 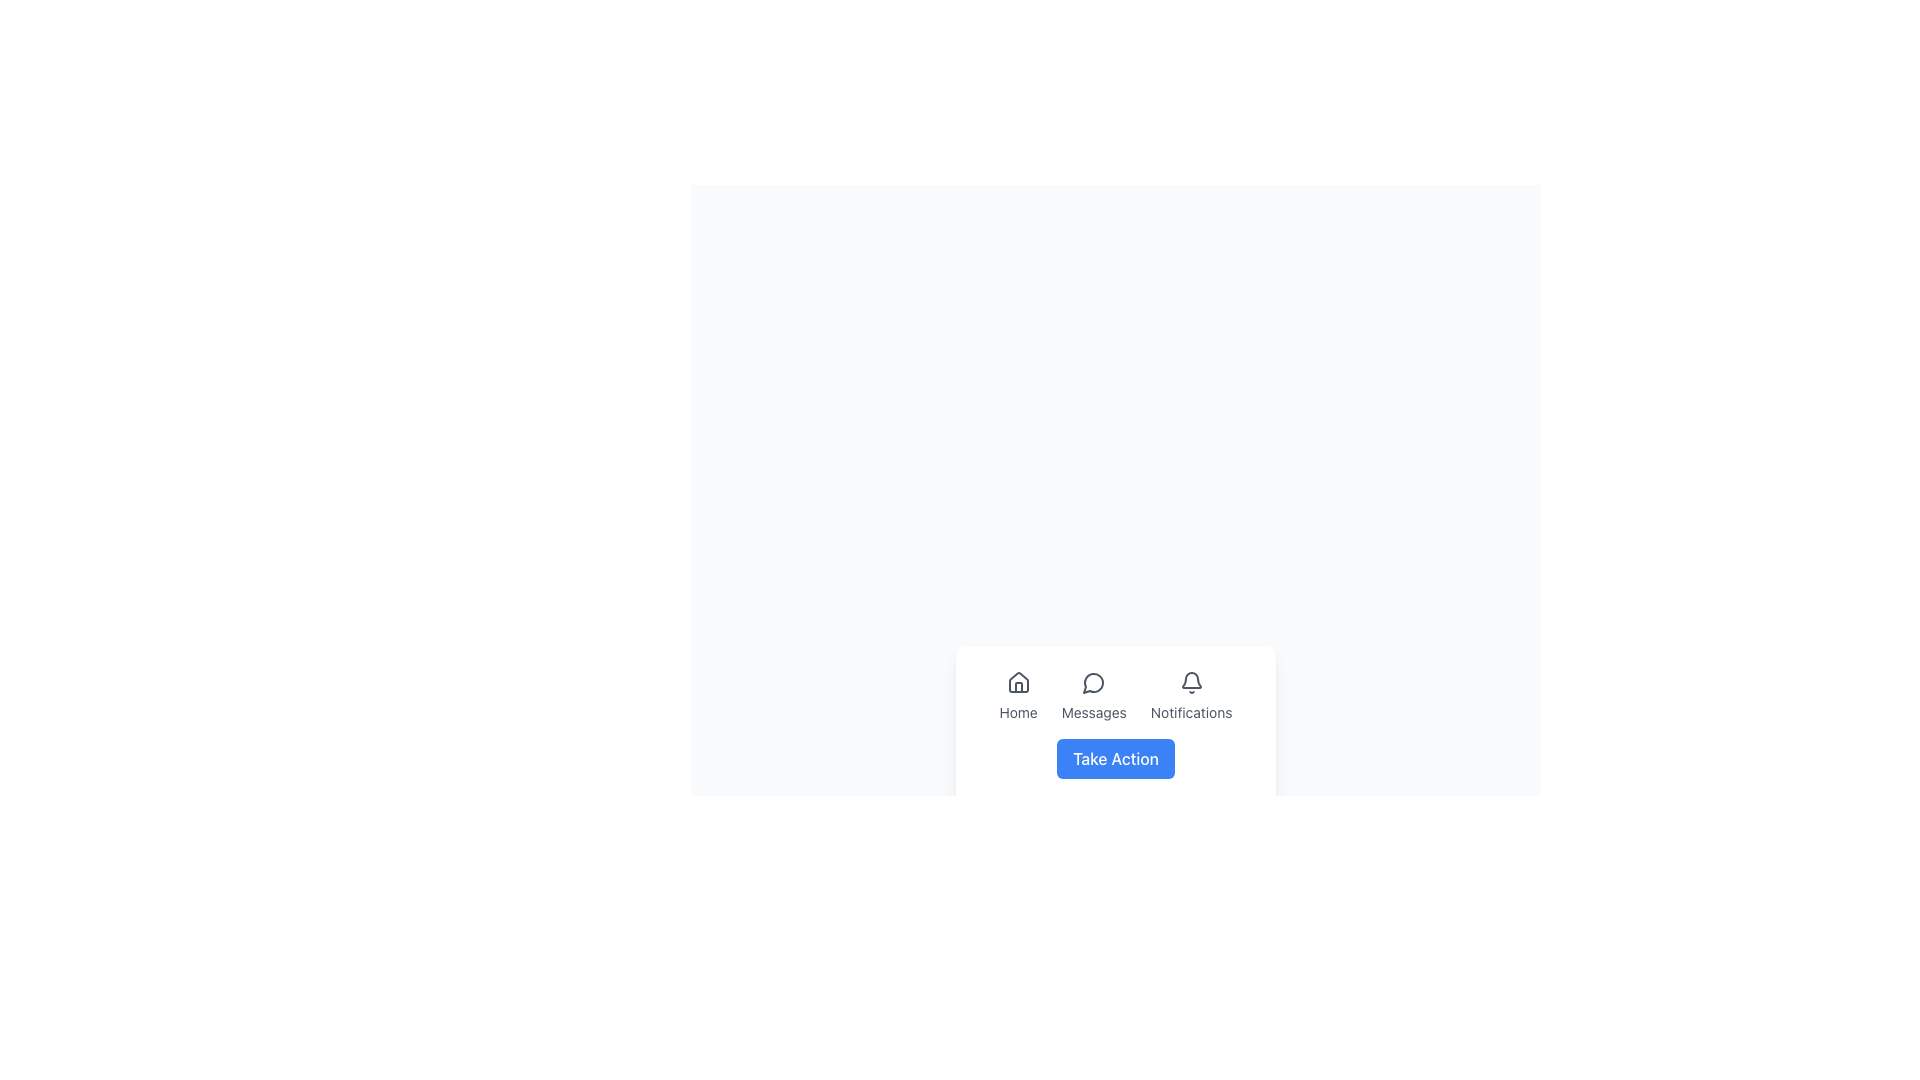 What do you see at coordinates (1018, 712) in the screenshot?
I see `'Home' label located centrally below the house icon in the horizontal menu group at the bottom of the interface` at bounding box center [1018, 712].